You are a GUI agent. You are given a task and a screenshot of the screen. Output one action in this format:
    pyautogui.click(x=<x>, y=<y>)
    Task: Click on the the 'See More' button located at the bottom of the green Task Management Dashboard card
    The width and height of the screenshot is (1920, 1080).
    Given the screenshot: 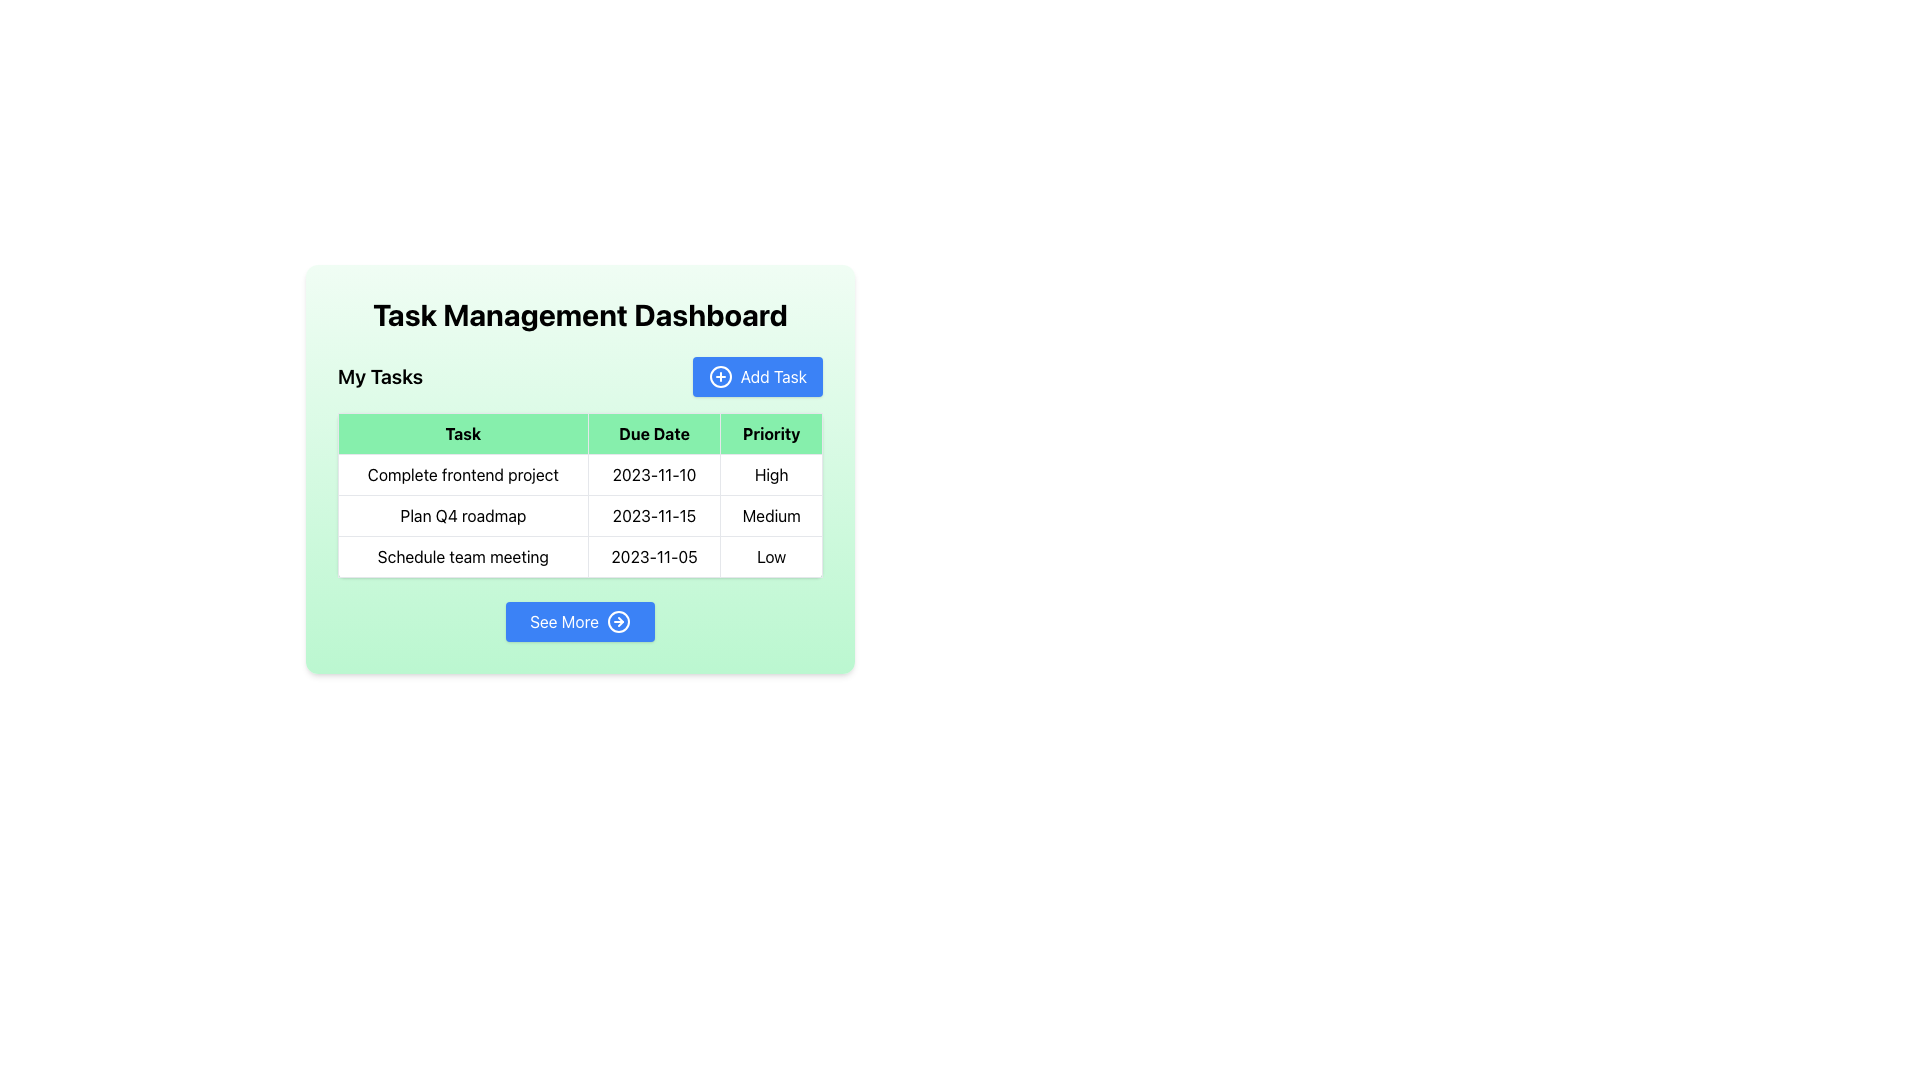 What is the action you would take?
    pyautogui.click(x=579, y=620)
    